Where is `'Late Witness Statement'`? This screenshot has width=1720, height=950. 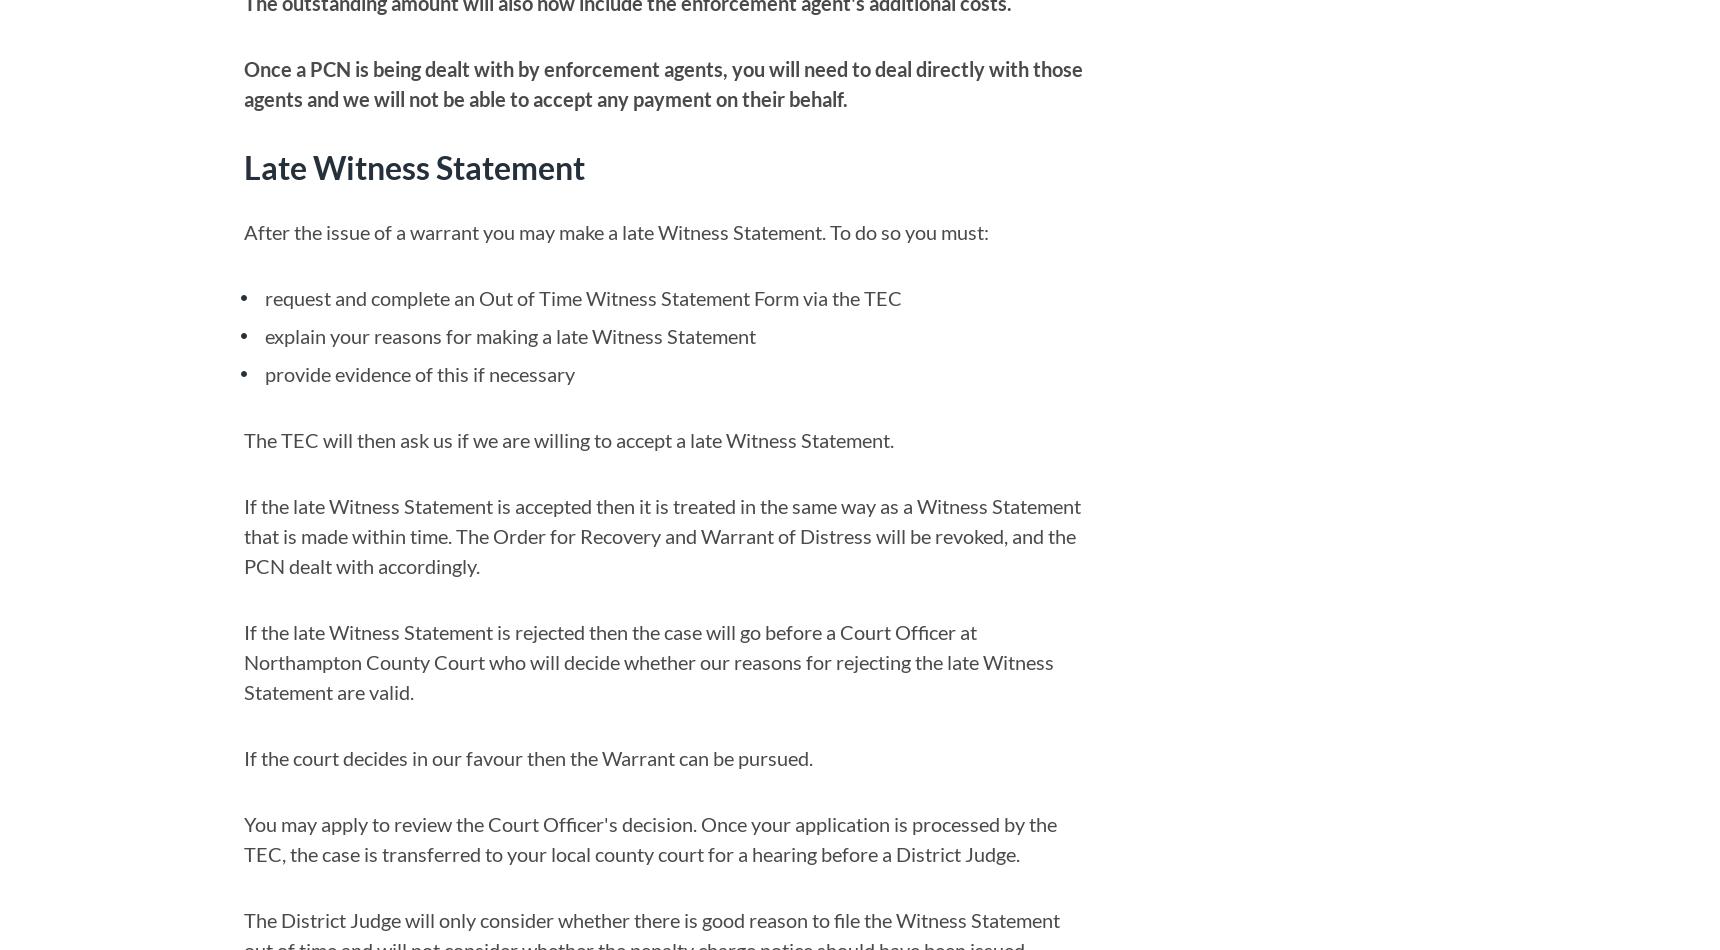 'Late Witness Statement' is located at coordinates (414, 167).